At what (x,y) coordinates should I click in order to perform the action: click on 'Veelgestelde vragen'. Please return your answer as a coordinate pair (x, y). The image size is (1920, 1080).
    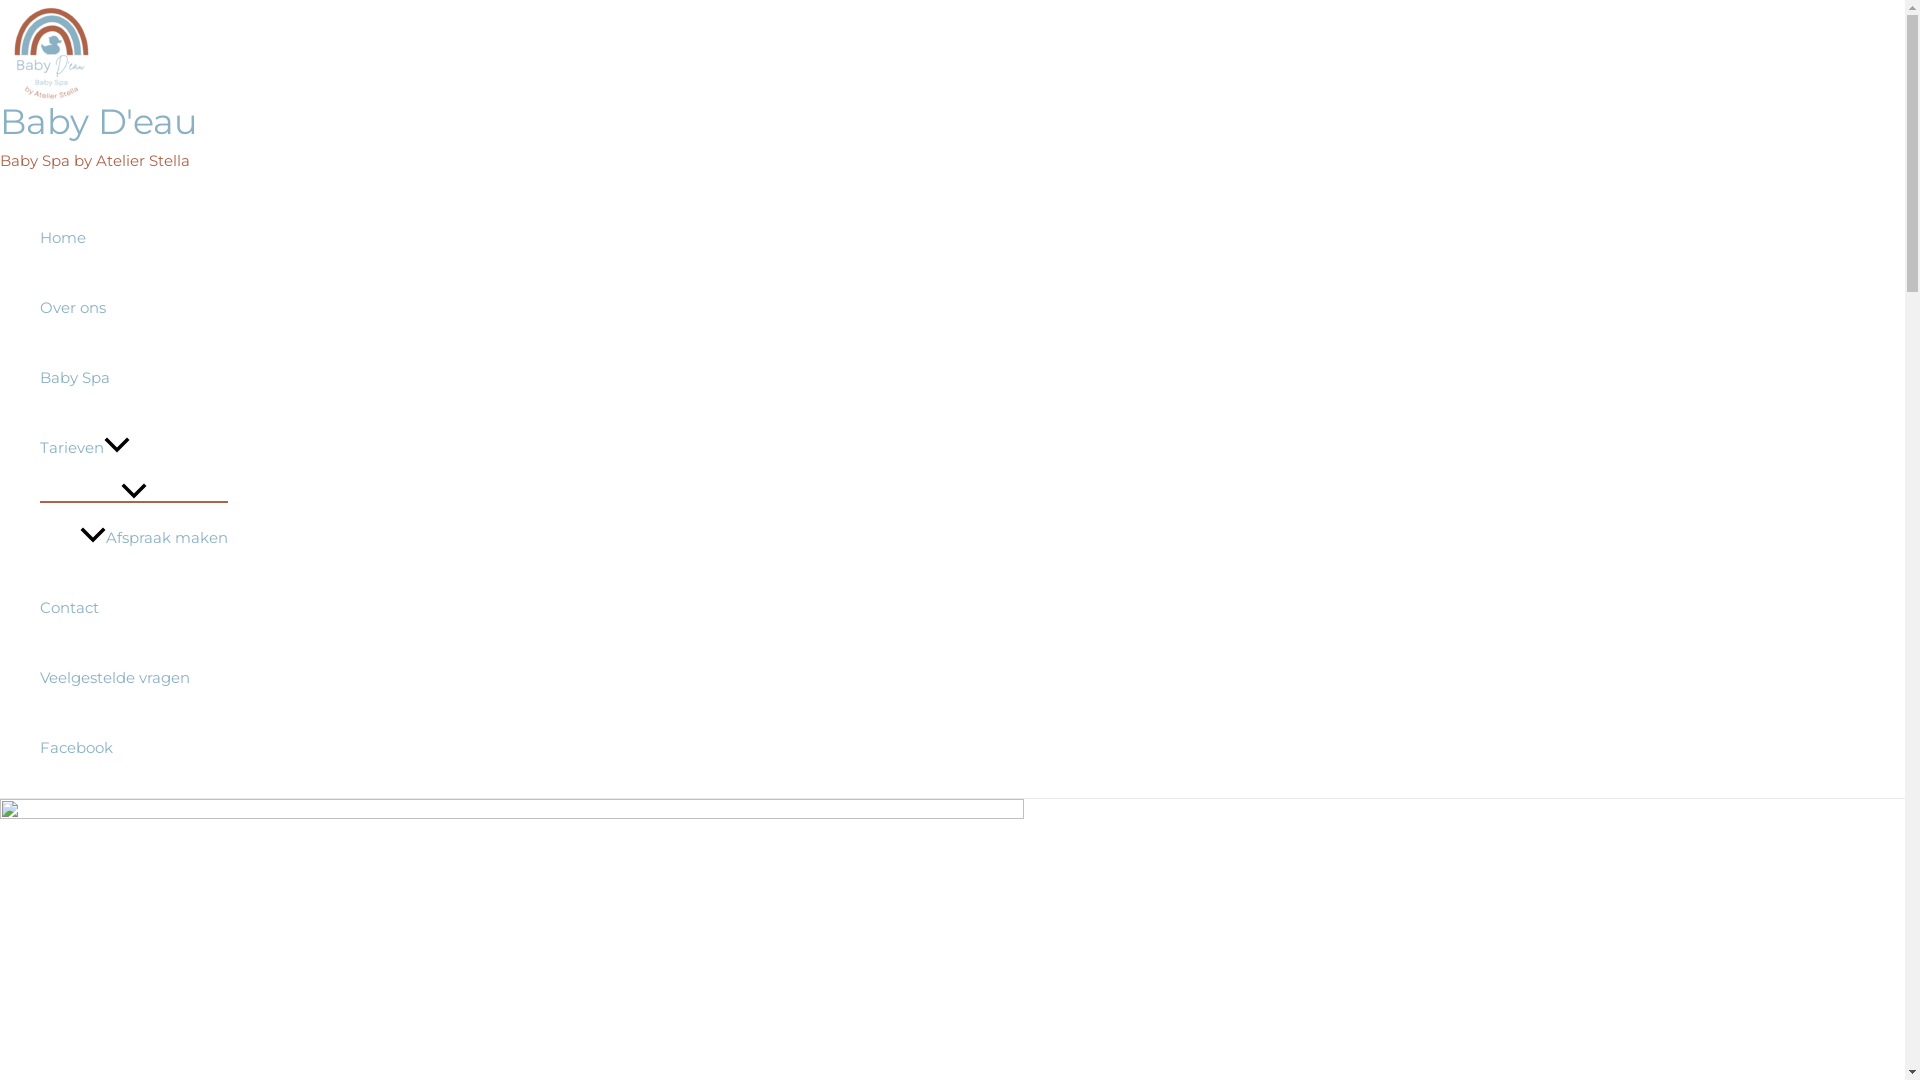
    Looking at the image, I should click on (39, 677).